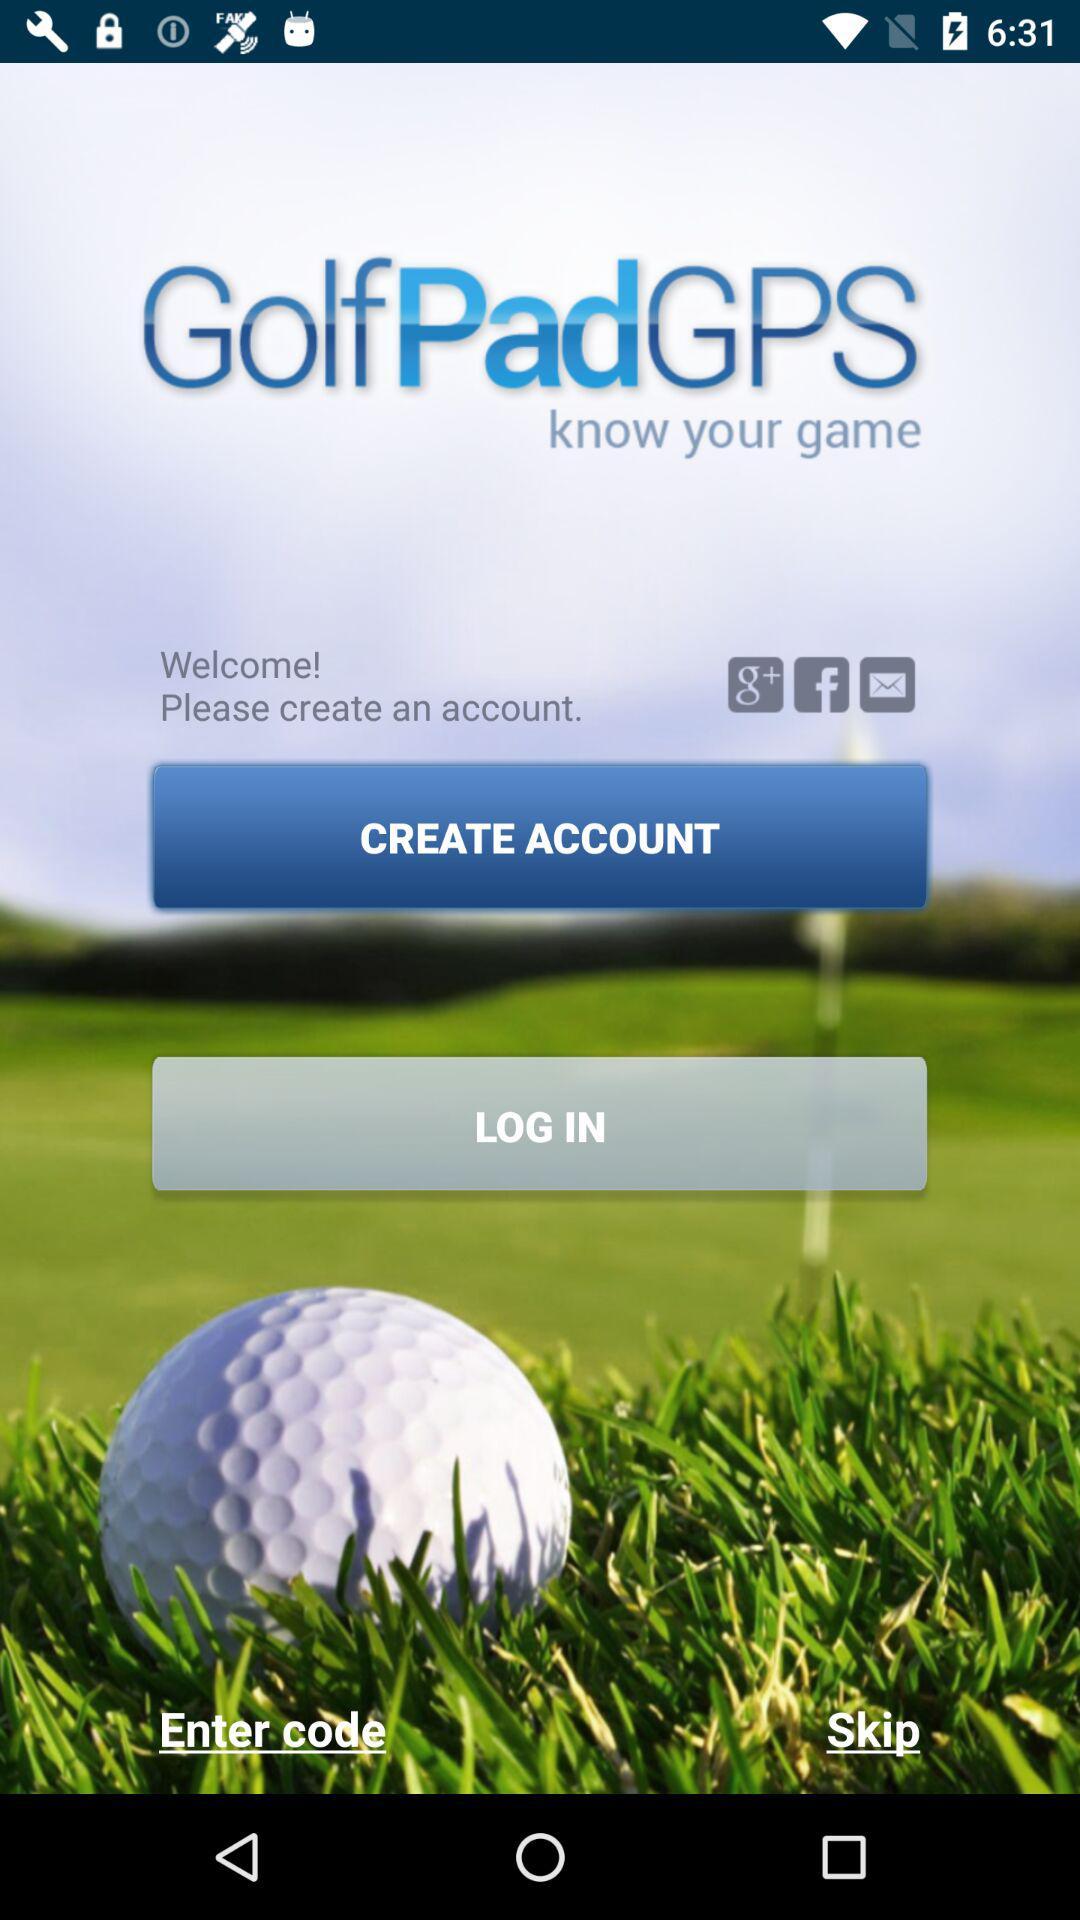 The height and width of the screenshot is (1920, 1080). I want to click on the item below log in item, so click(729, 1727).